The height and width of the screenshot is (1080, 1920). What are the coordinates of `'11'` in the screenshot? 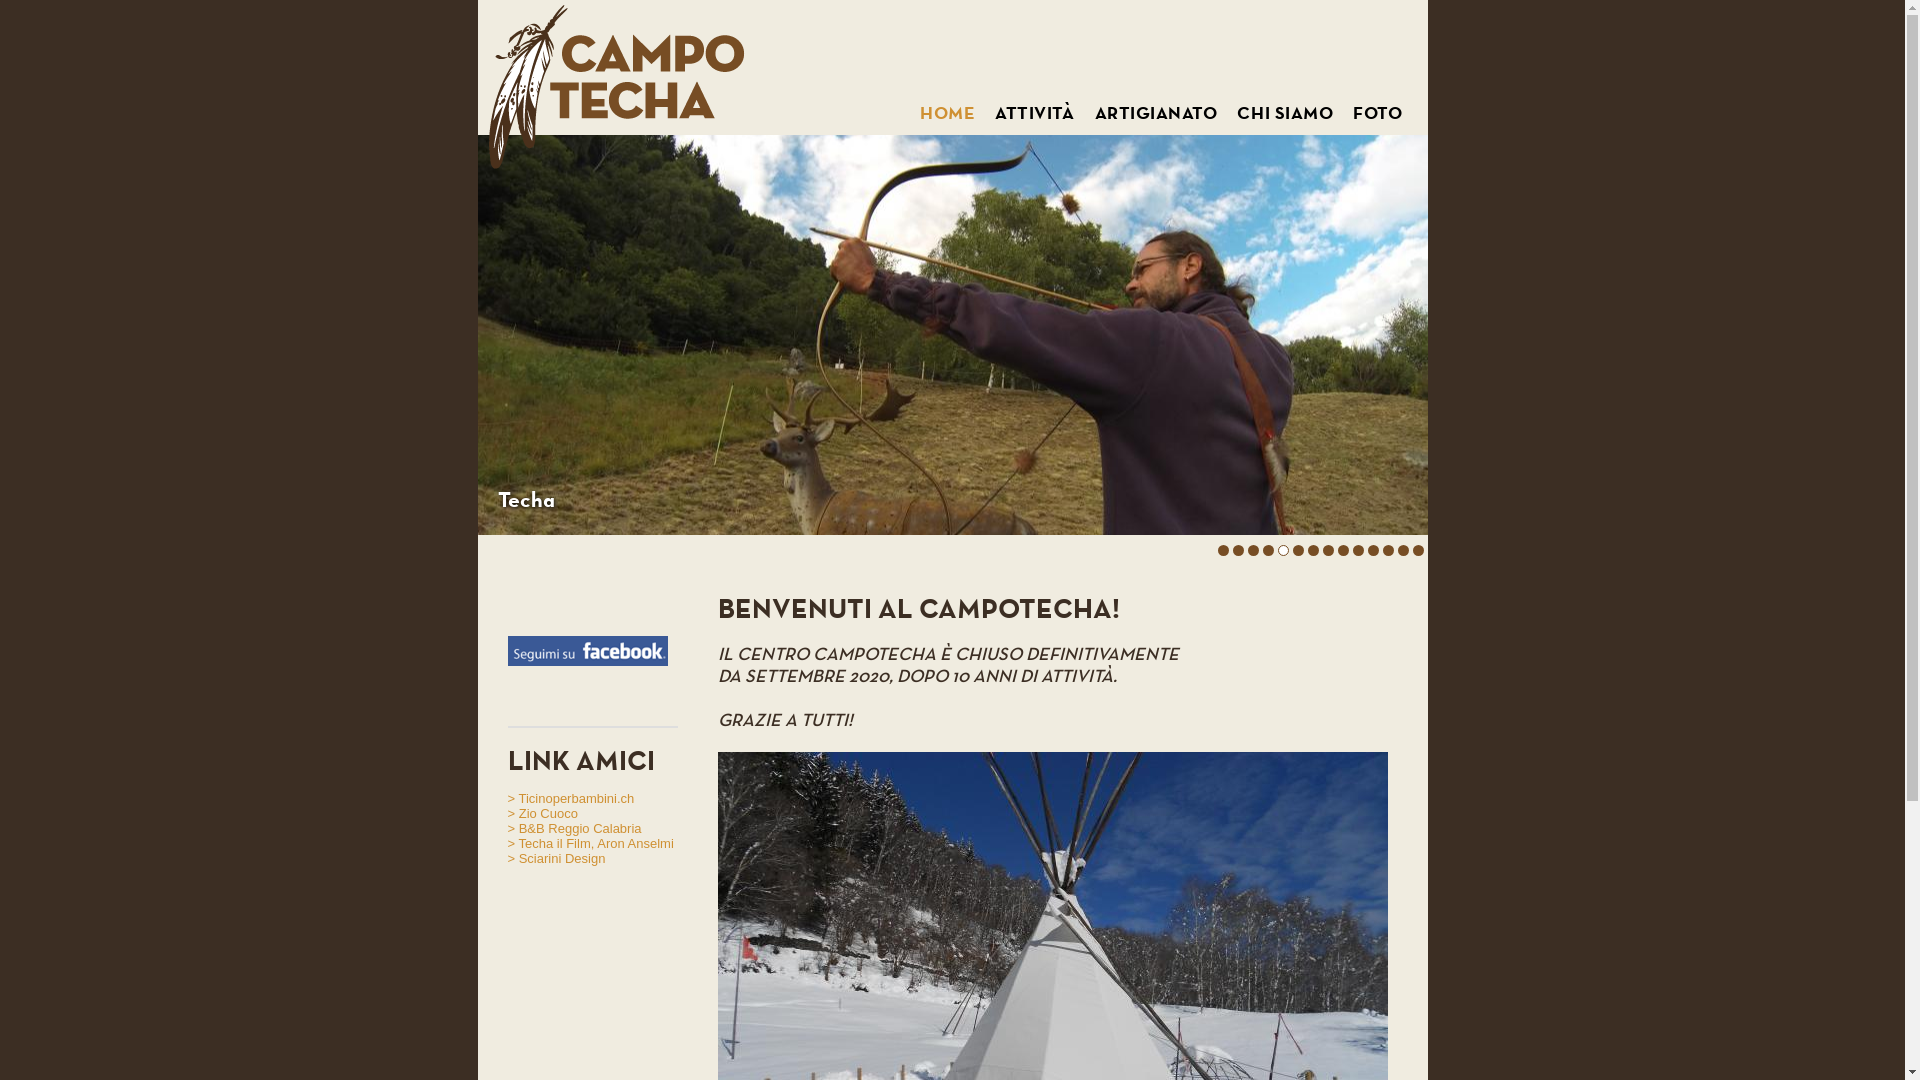 It's located at (1375, 553).